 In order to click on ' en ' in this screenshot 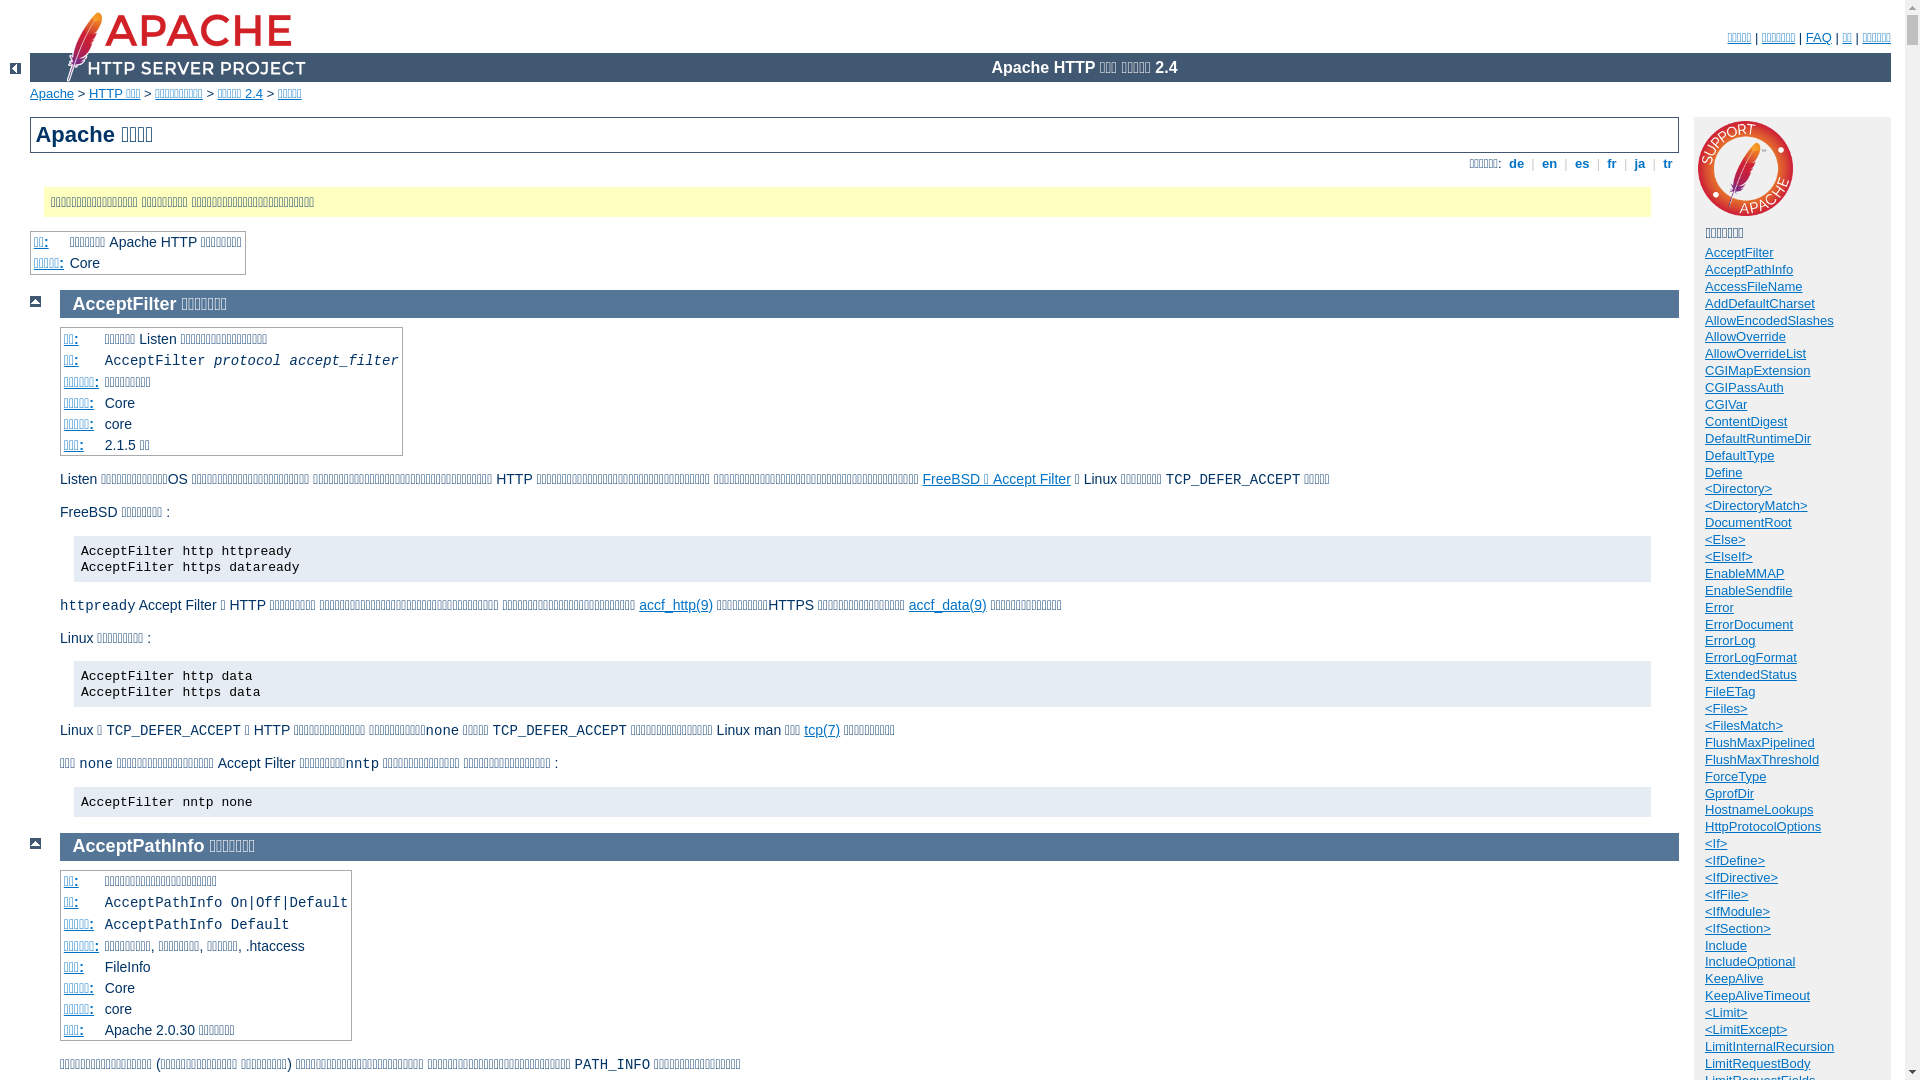, I will do `click(1536, 162)`.